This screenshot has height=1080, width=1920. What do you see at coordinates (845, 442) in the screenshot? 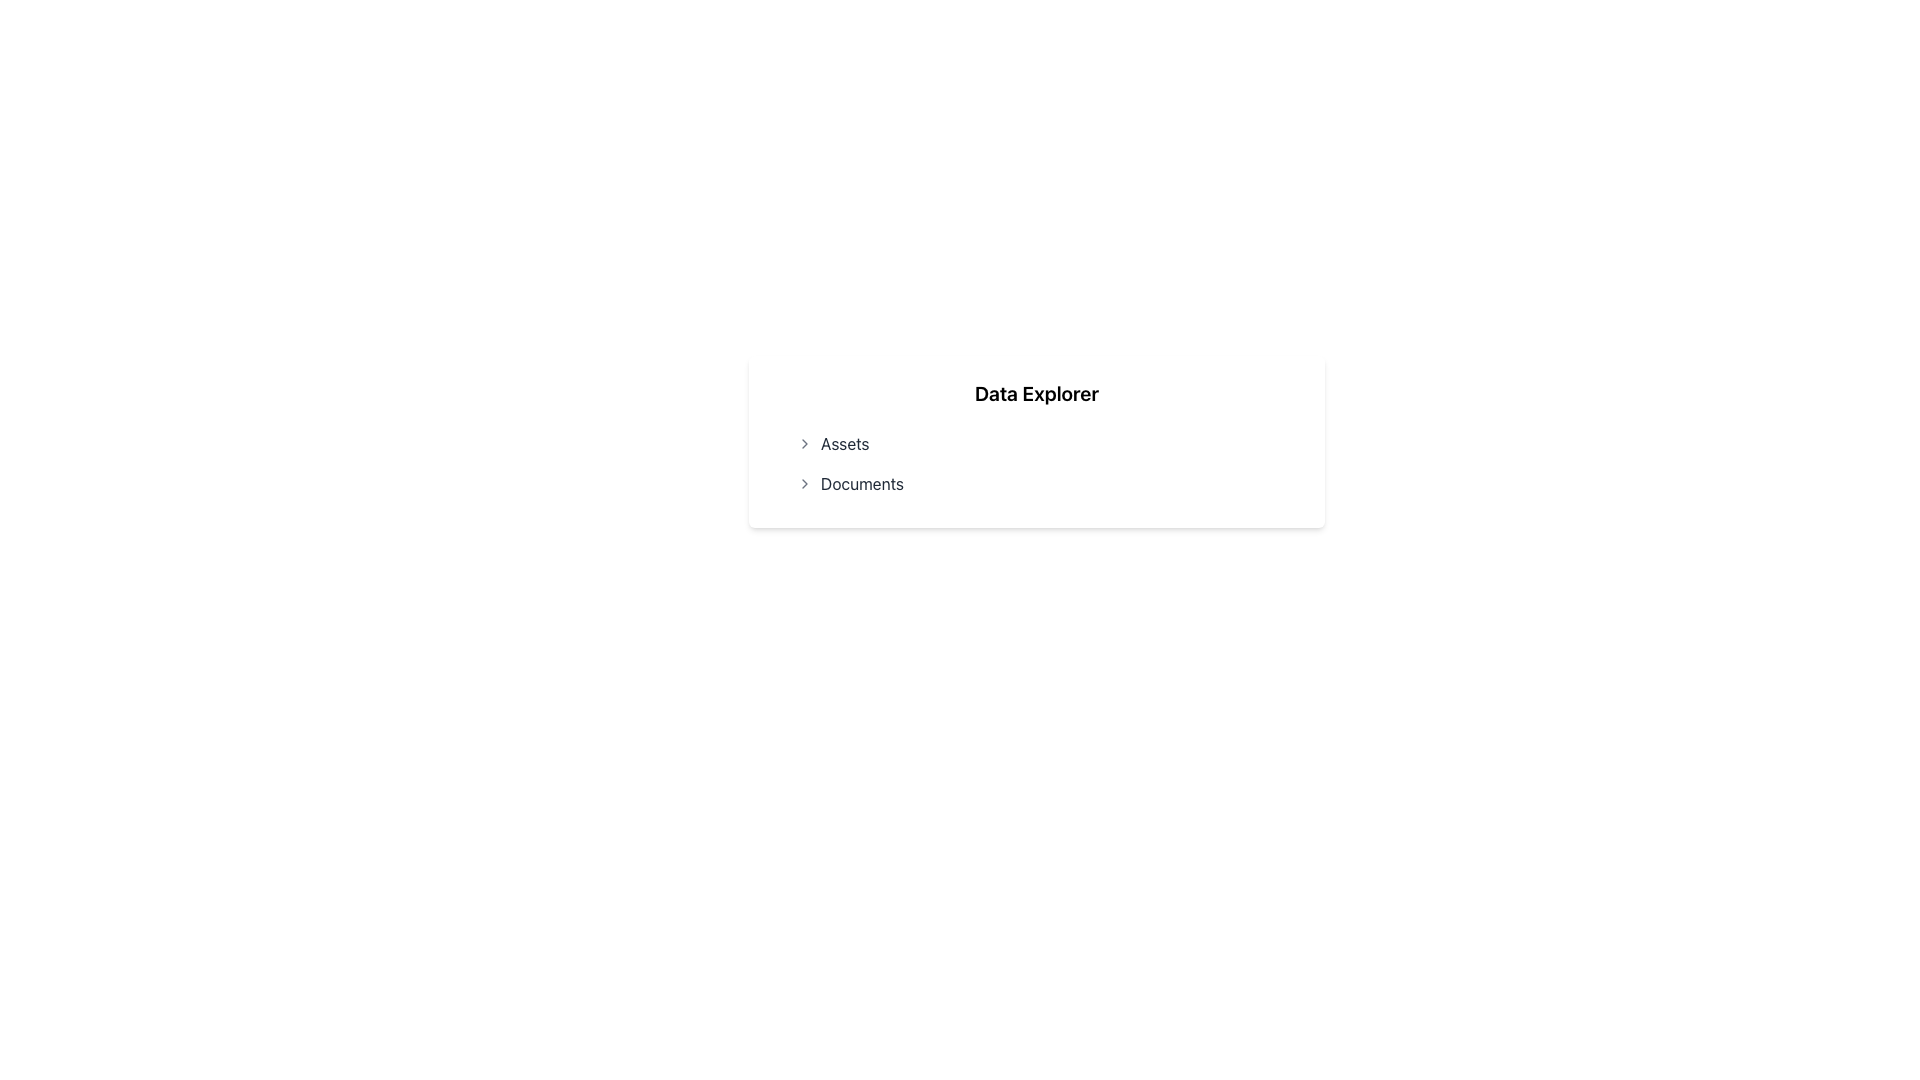
I see `the 'Assets' text label, which is styled in gray and is the first item in the vertical list under the 'Data Explorer' heading` at bounding box center [845, 442].